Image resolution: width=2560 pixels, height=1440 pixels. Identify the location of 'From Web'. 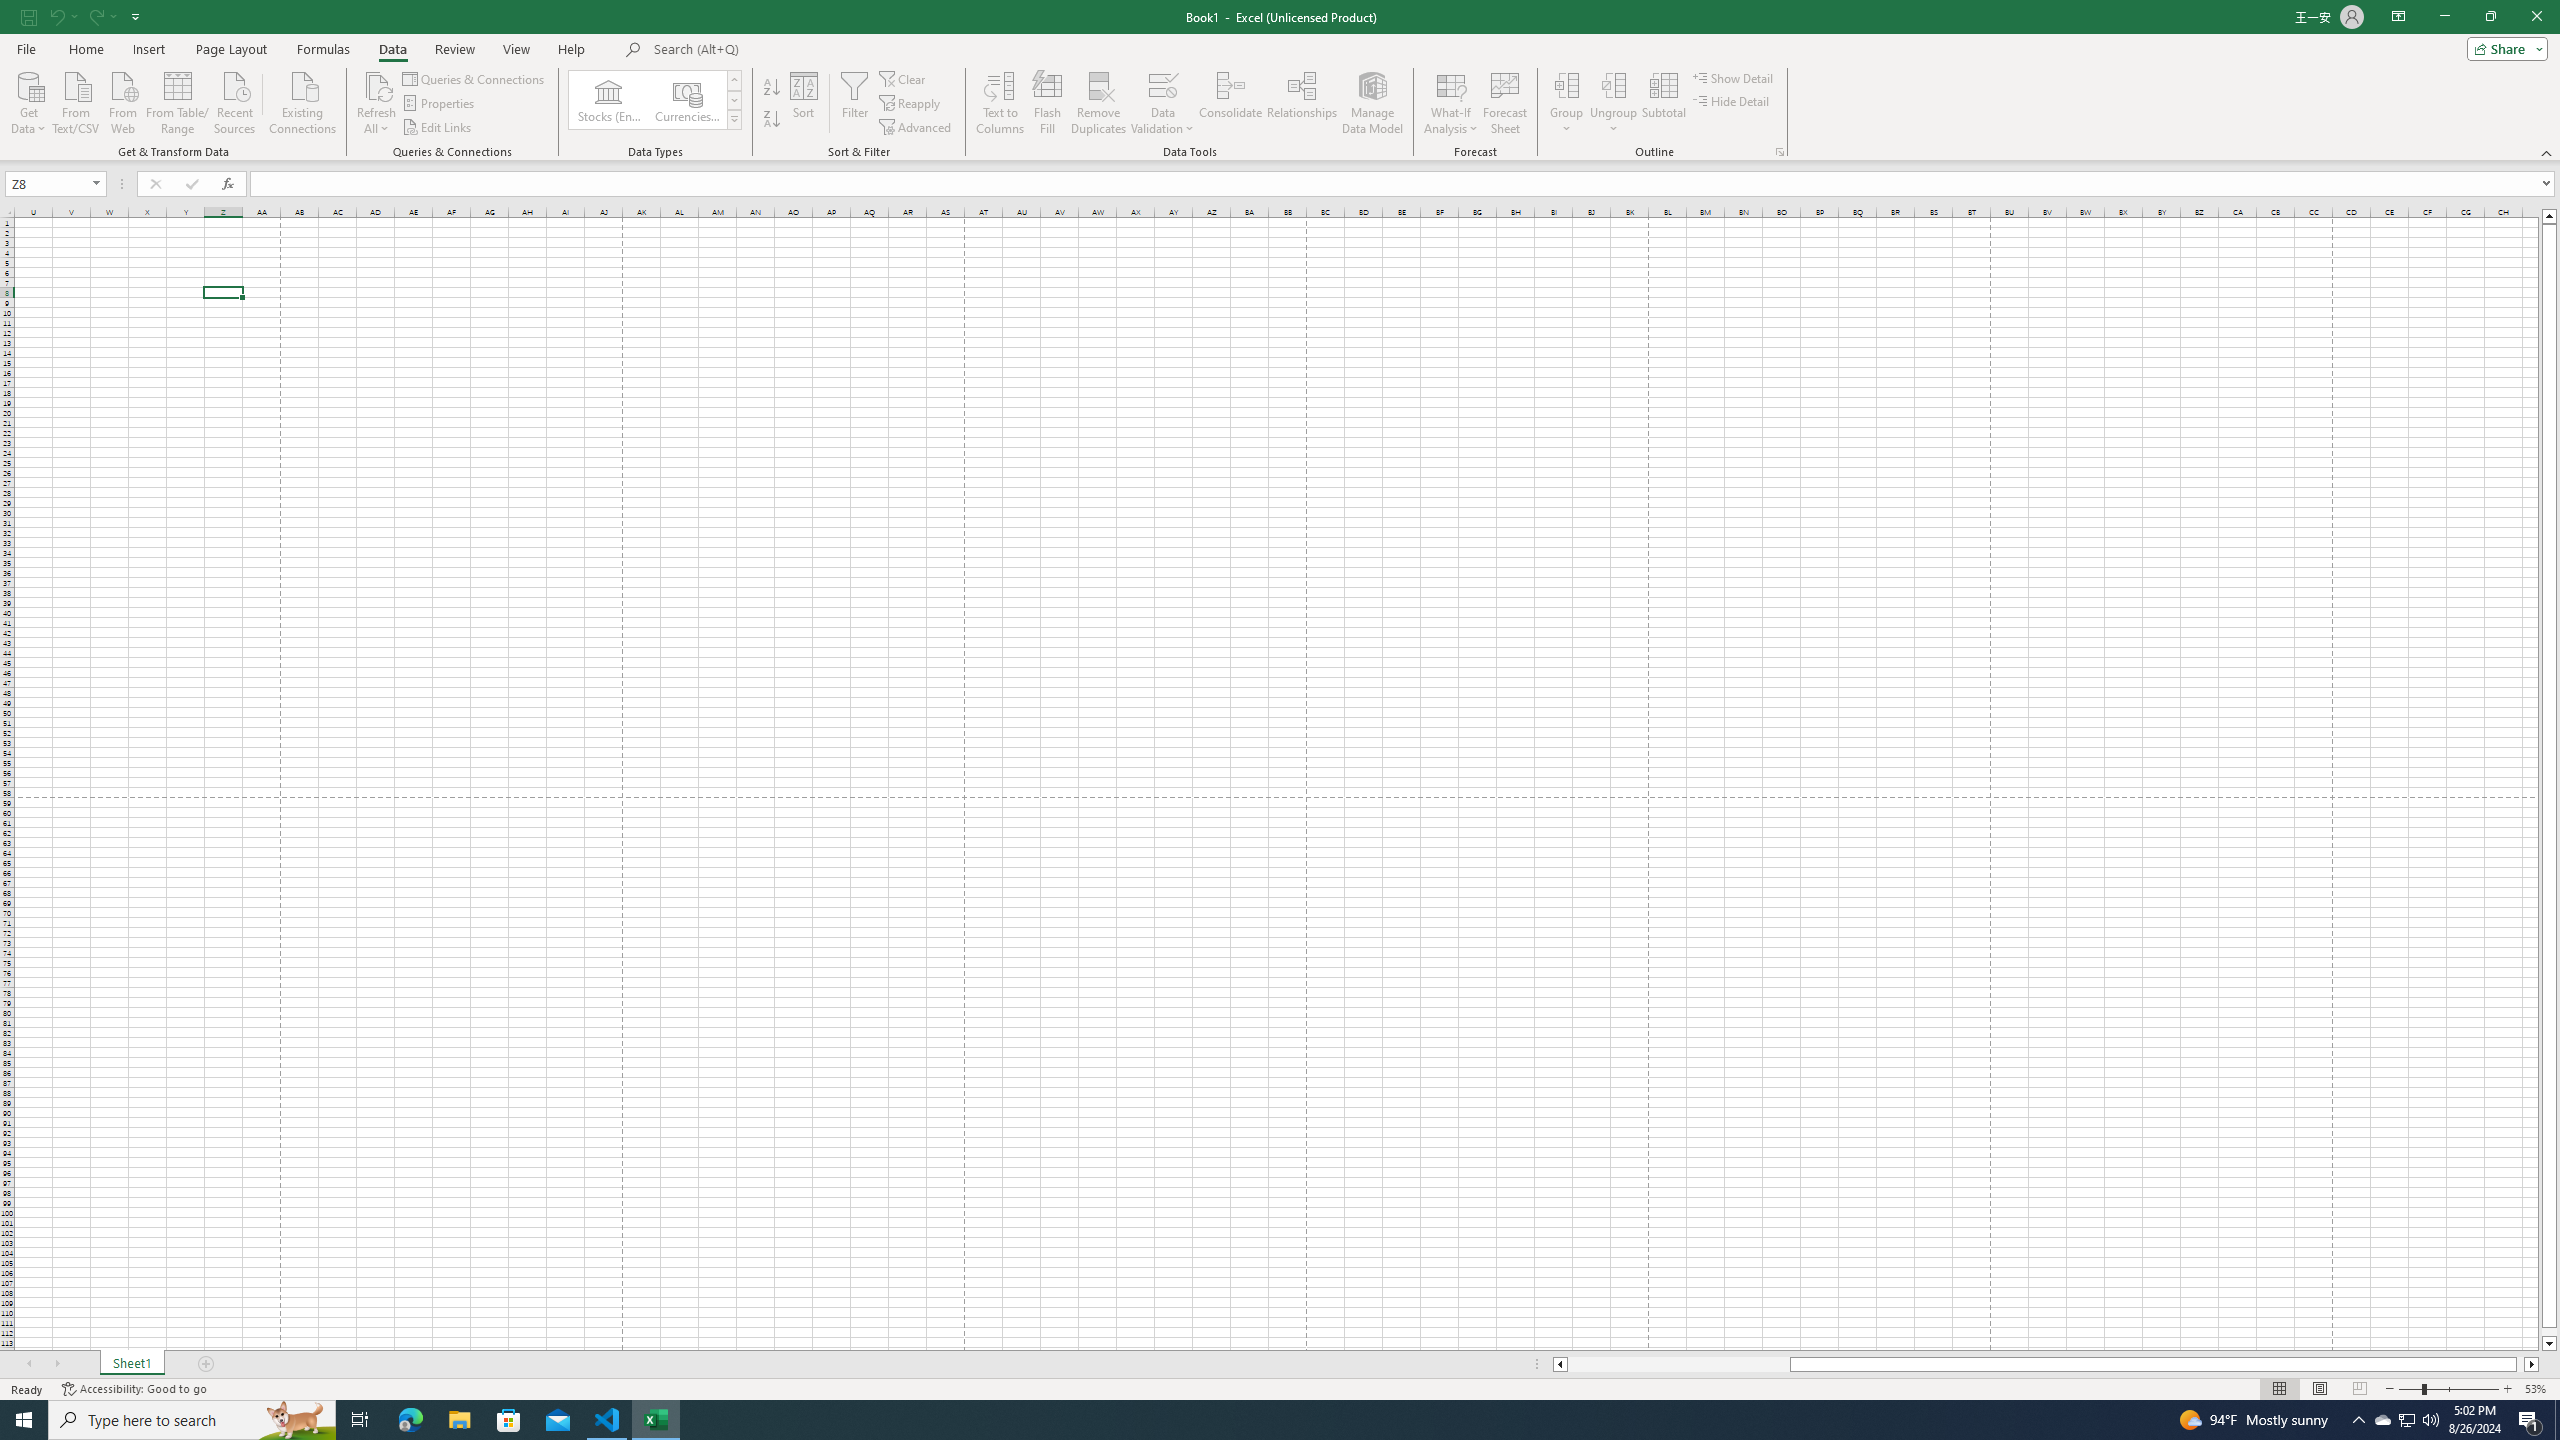
(122, 100).